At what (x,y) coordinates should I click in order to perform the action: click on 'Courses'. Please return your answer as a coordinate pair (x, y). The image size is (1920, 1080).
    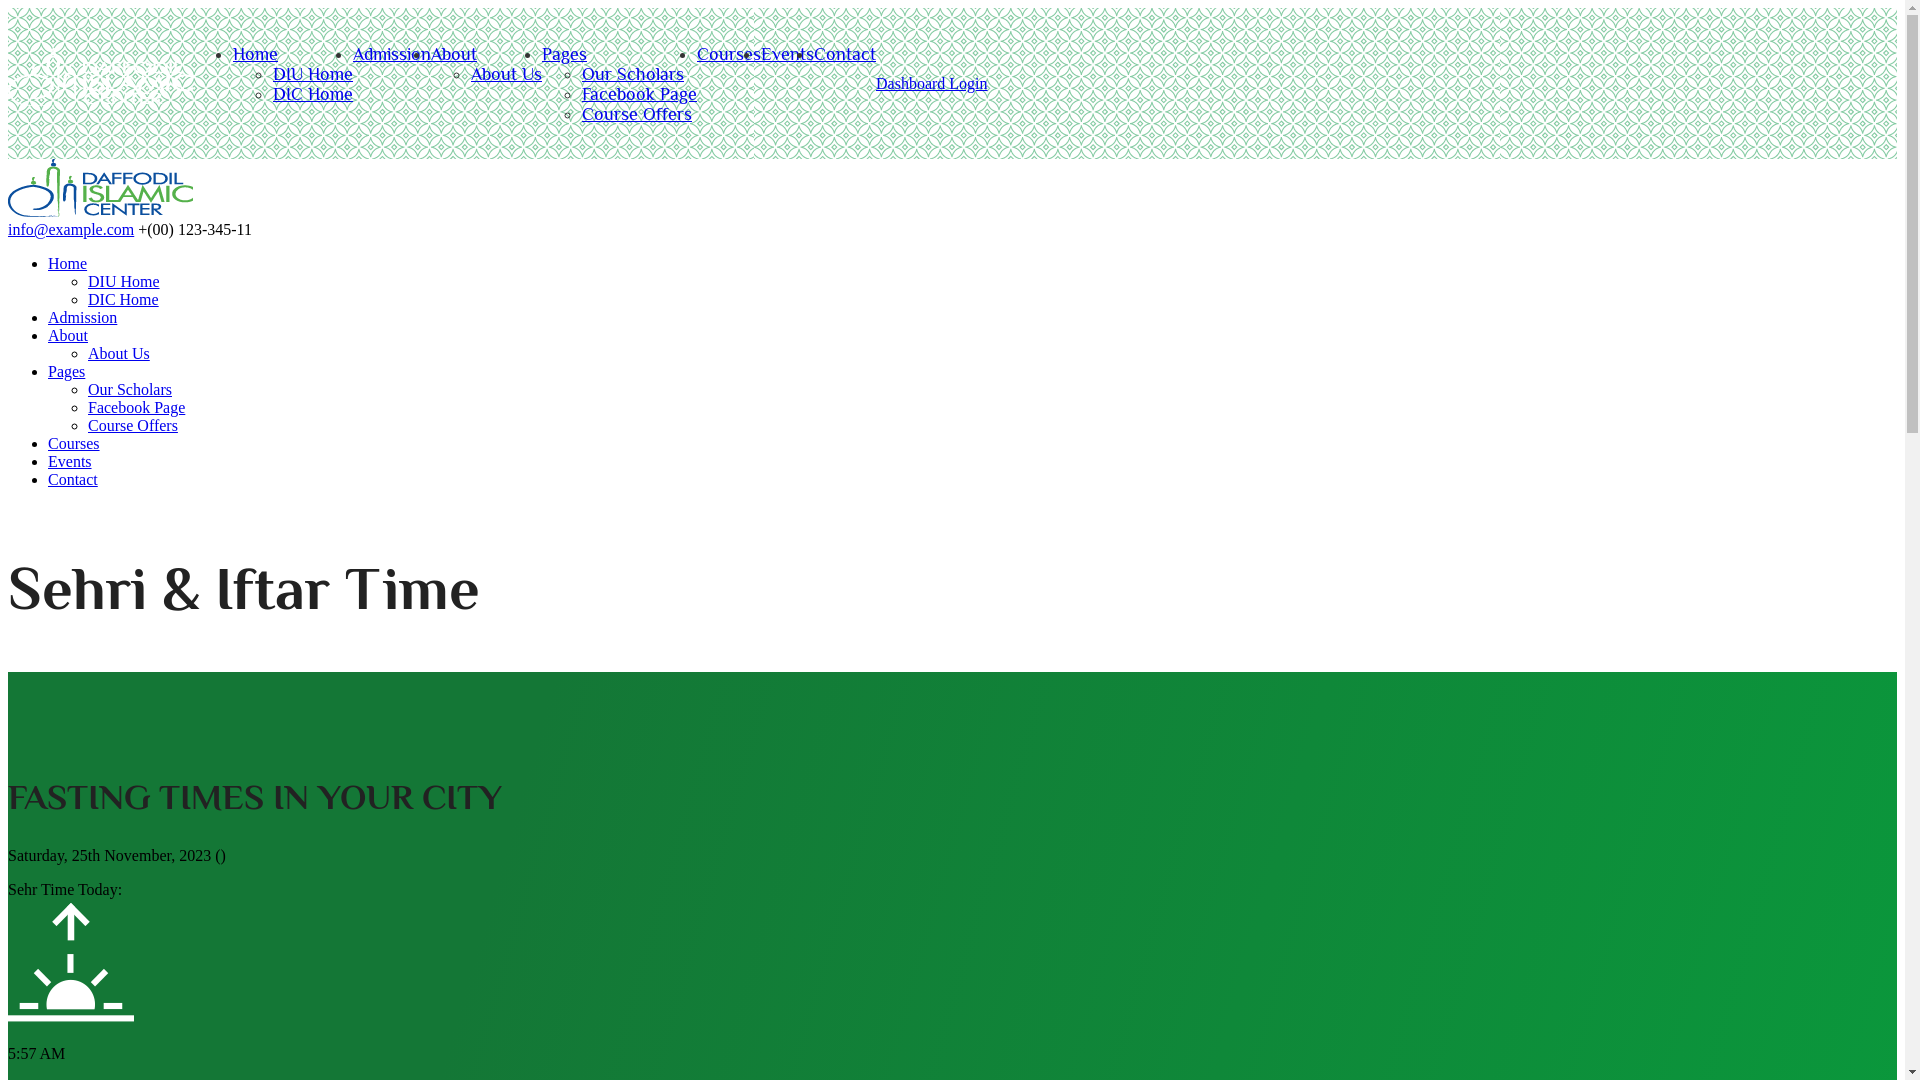
    Looking at the image, I should click on (728, 53).